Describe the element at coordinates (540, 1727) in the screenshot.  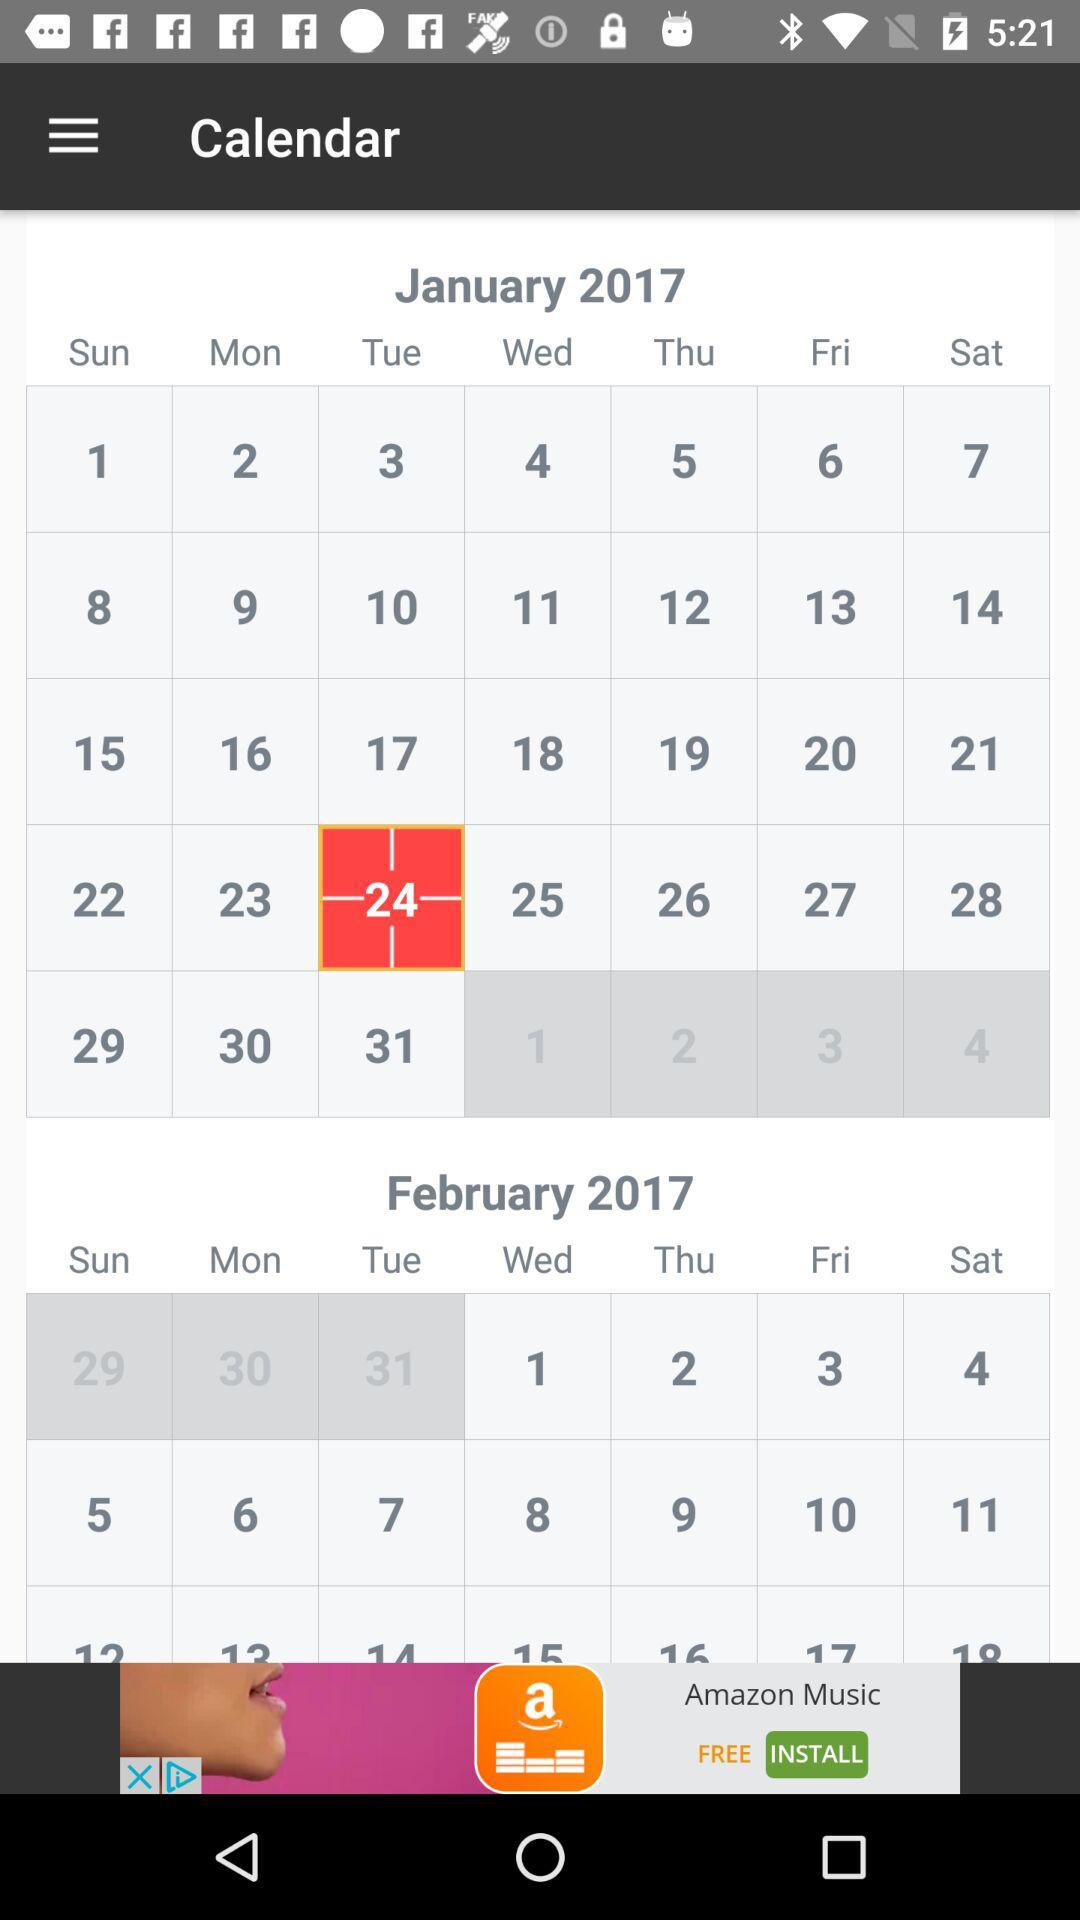
I see `advertisements banner` at that location.